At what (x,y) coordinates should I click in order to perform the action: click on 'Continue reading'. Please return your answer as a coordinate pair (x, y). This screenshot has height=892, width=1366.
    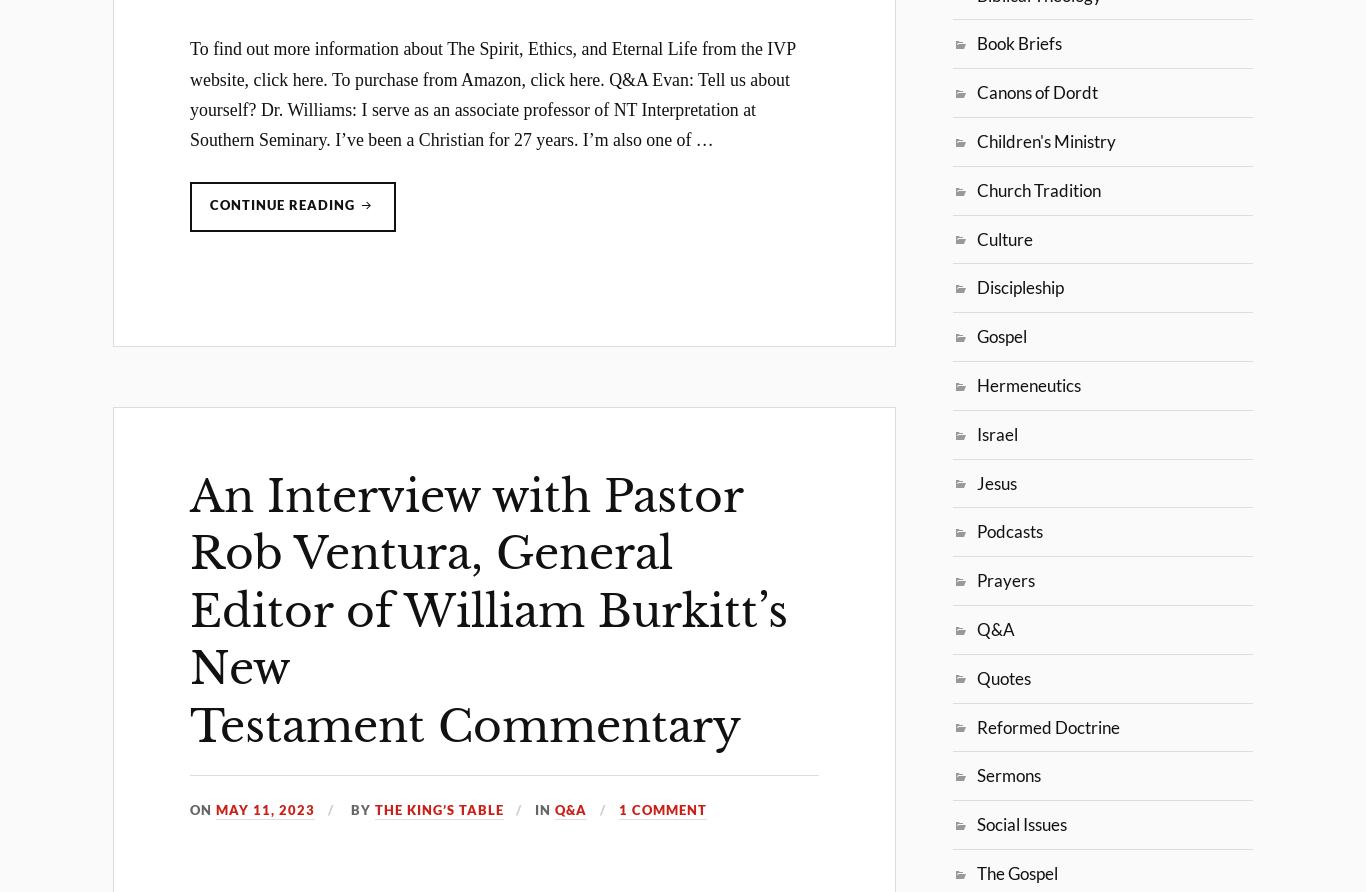
    Looking at the image, I should click on (284, 203).